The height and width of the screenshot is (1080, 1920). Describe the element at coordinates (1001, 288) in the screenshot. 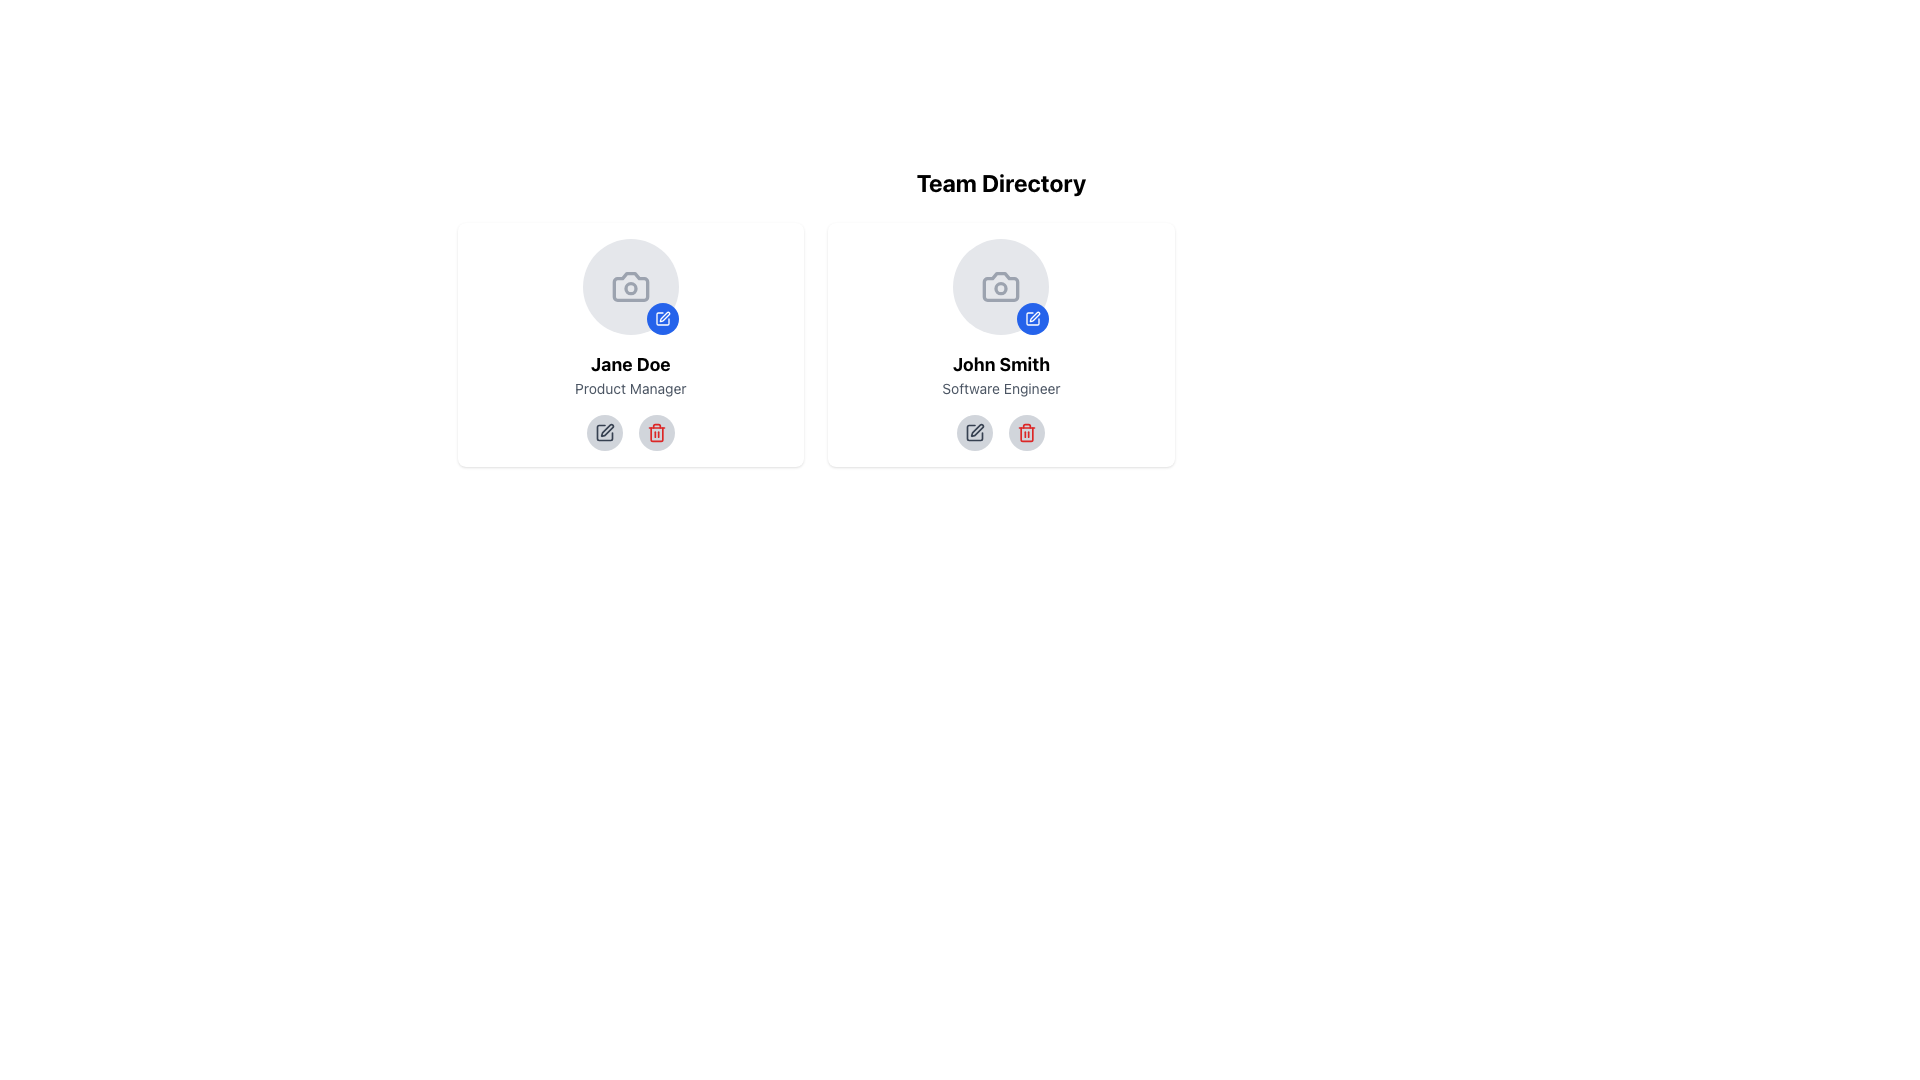

I see `the circular decorative graphical component representing a camera lens, which is centrally located within the camera icon for updating John Smith's profile image in the Team Directory layout` at that location.